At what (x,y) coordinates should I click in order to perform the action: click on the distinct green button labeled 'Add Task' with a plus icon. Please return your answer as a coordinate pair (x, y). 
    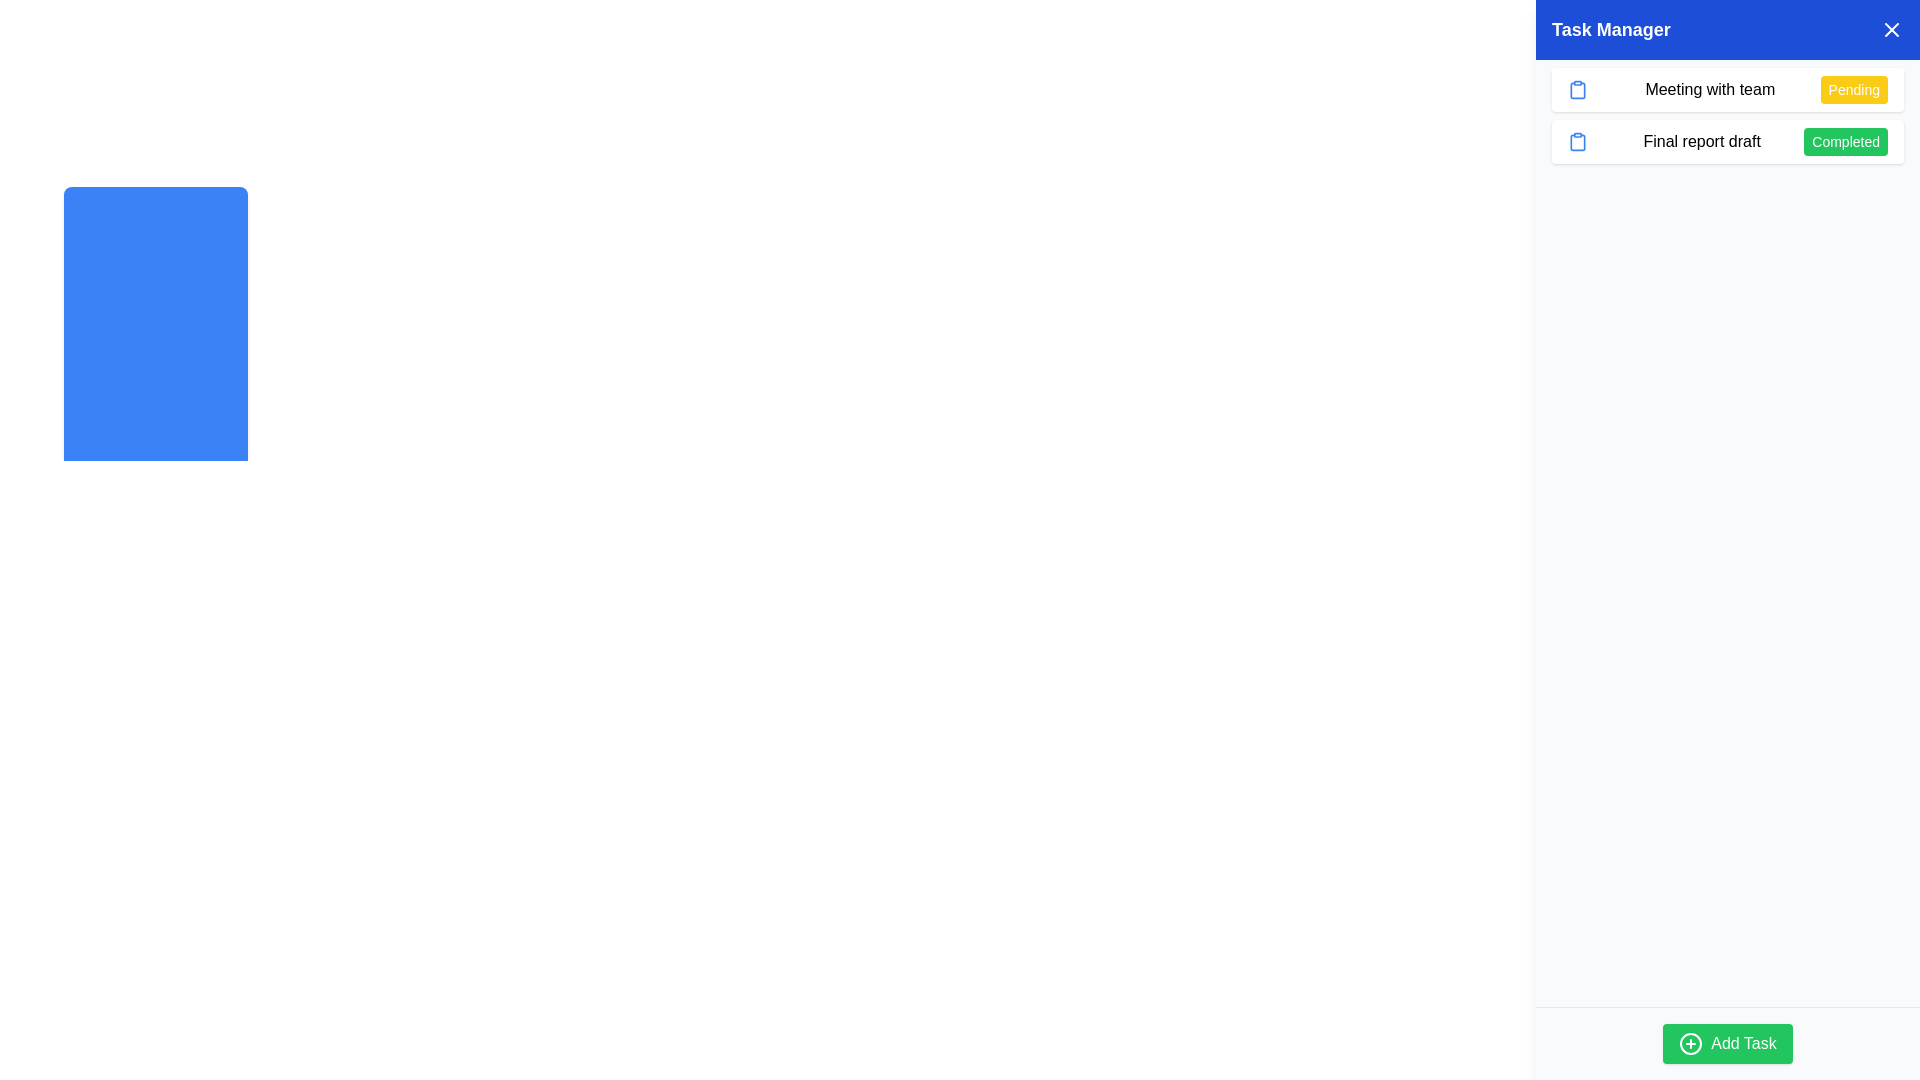
    Looking at the image, I should click on (1727, 1043).